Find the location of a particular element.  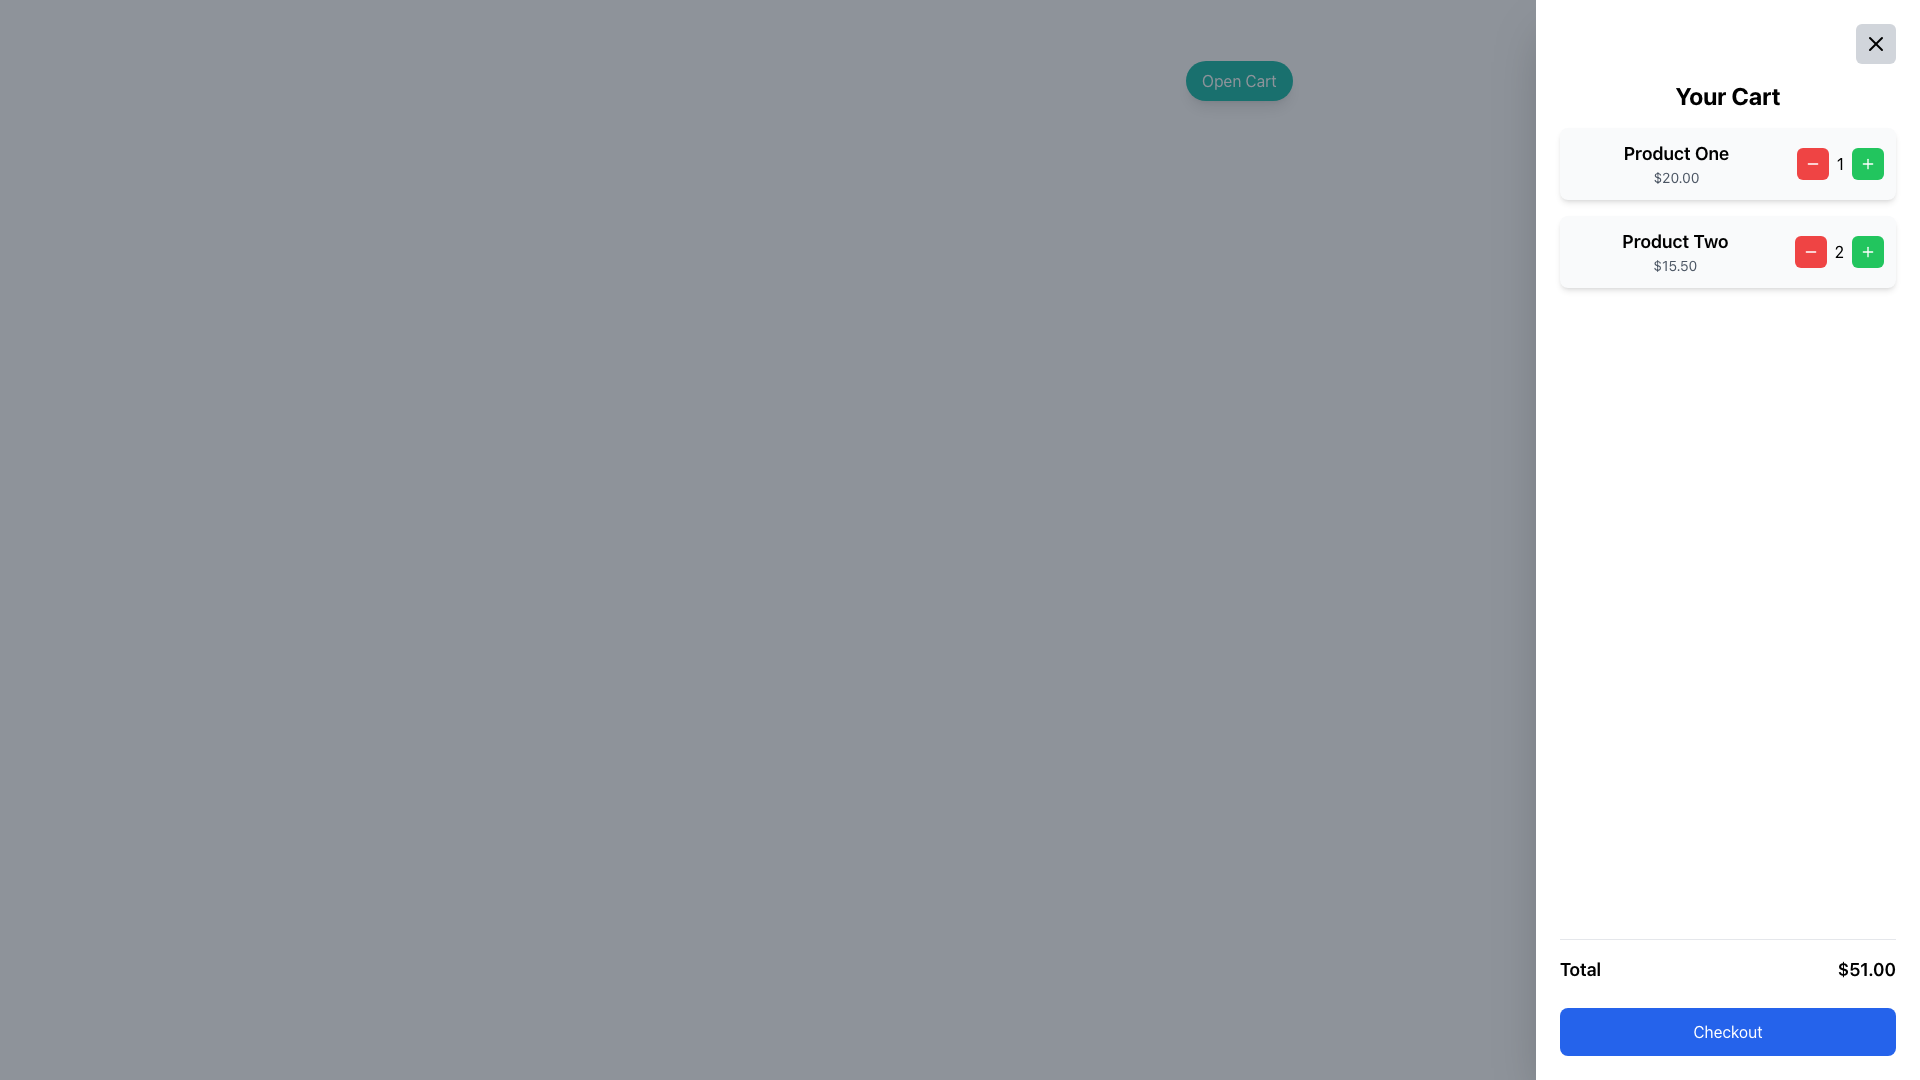

the green circular button with a white plus icon to increment the quantity in the cart for 'Product One' is located at coordinates (1866, 163).